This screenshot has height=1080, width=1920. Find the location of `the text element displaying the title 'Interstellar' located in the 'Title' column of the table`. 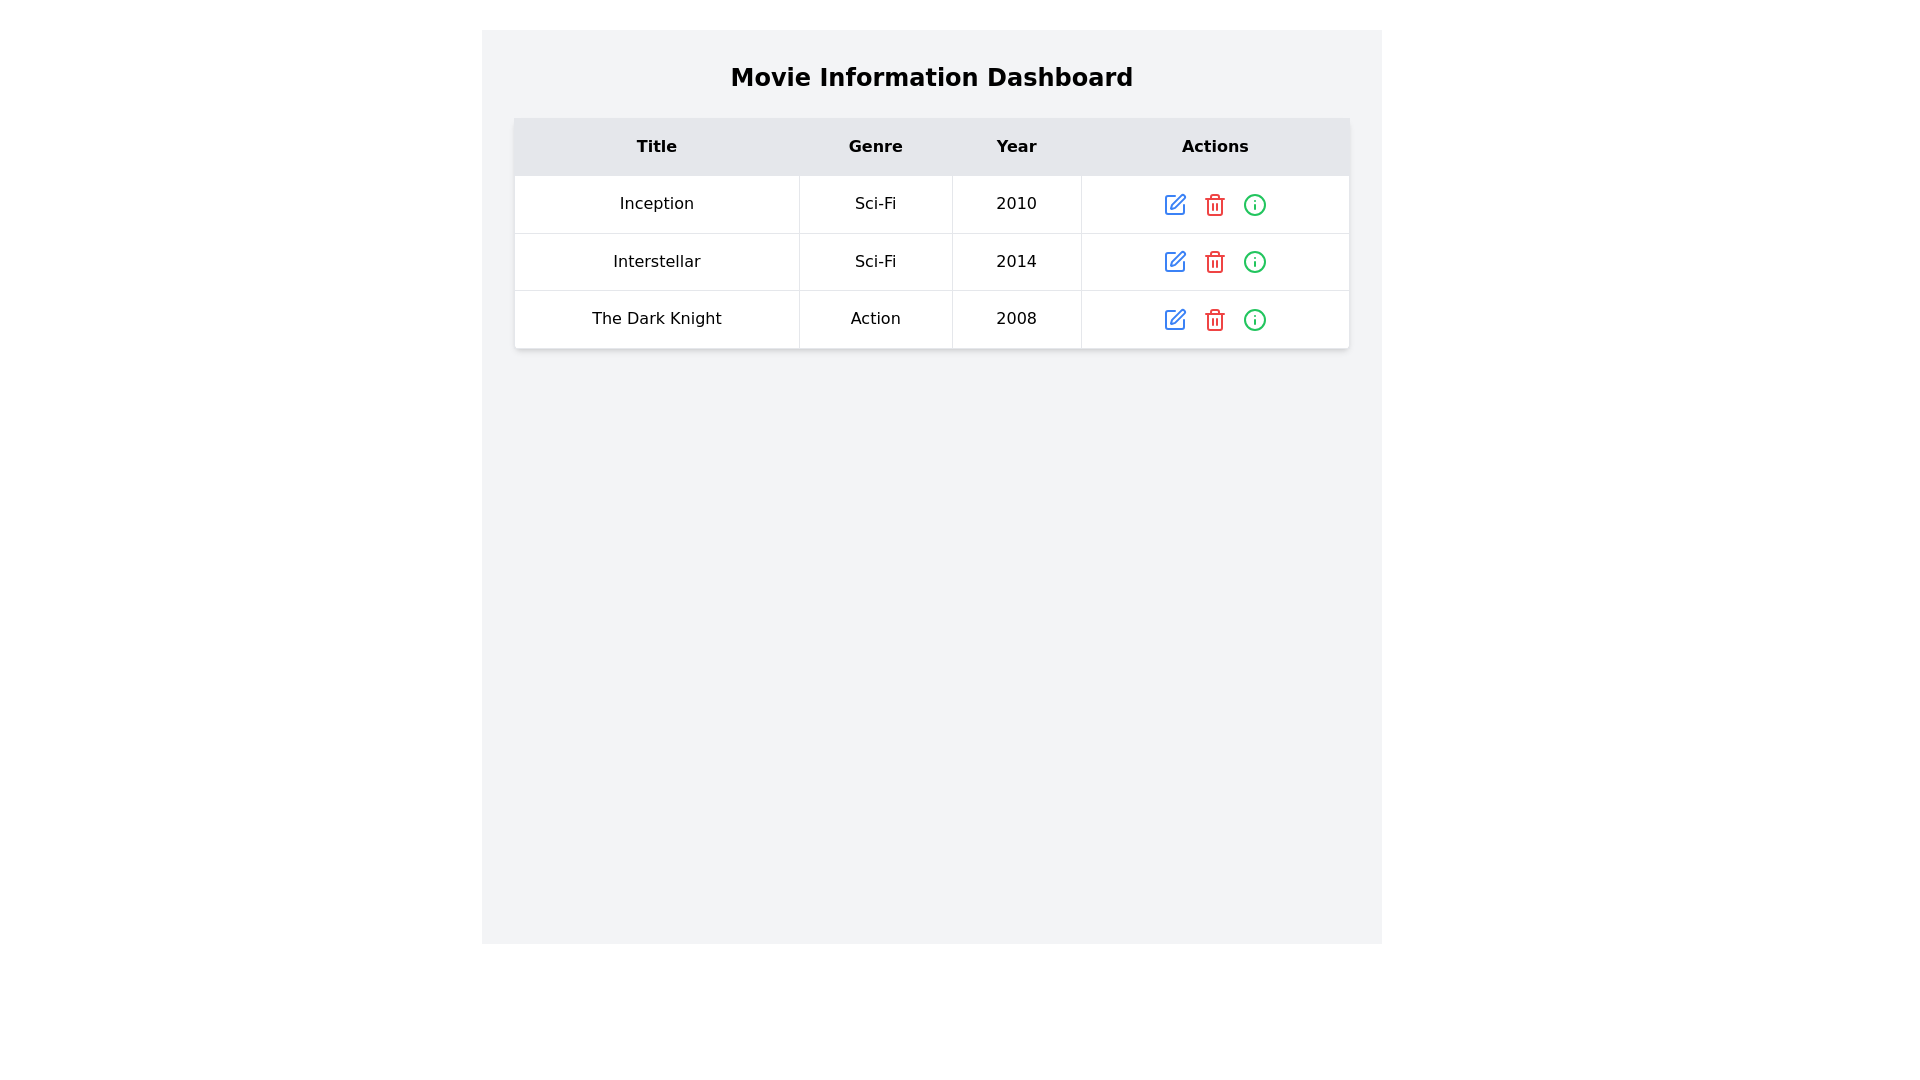

the text element displaying the title 'Interstellar' located in the 'Title' column of the table is located at coordinates (657, 260).